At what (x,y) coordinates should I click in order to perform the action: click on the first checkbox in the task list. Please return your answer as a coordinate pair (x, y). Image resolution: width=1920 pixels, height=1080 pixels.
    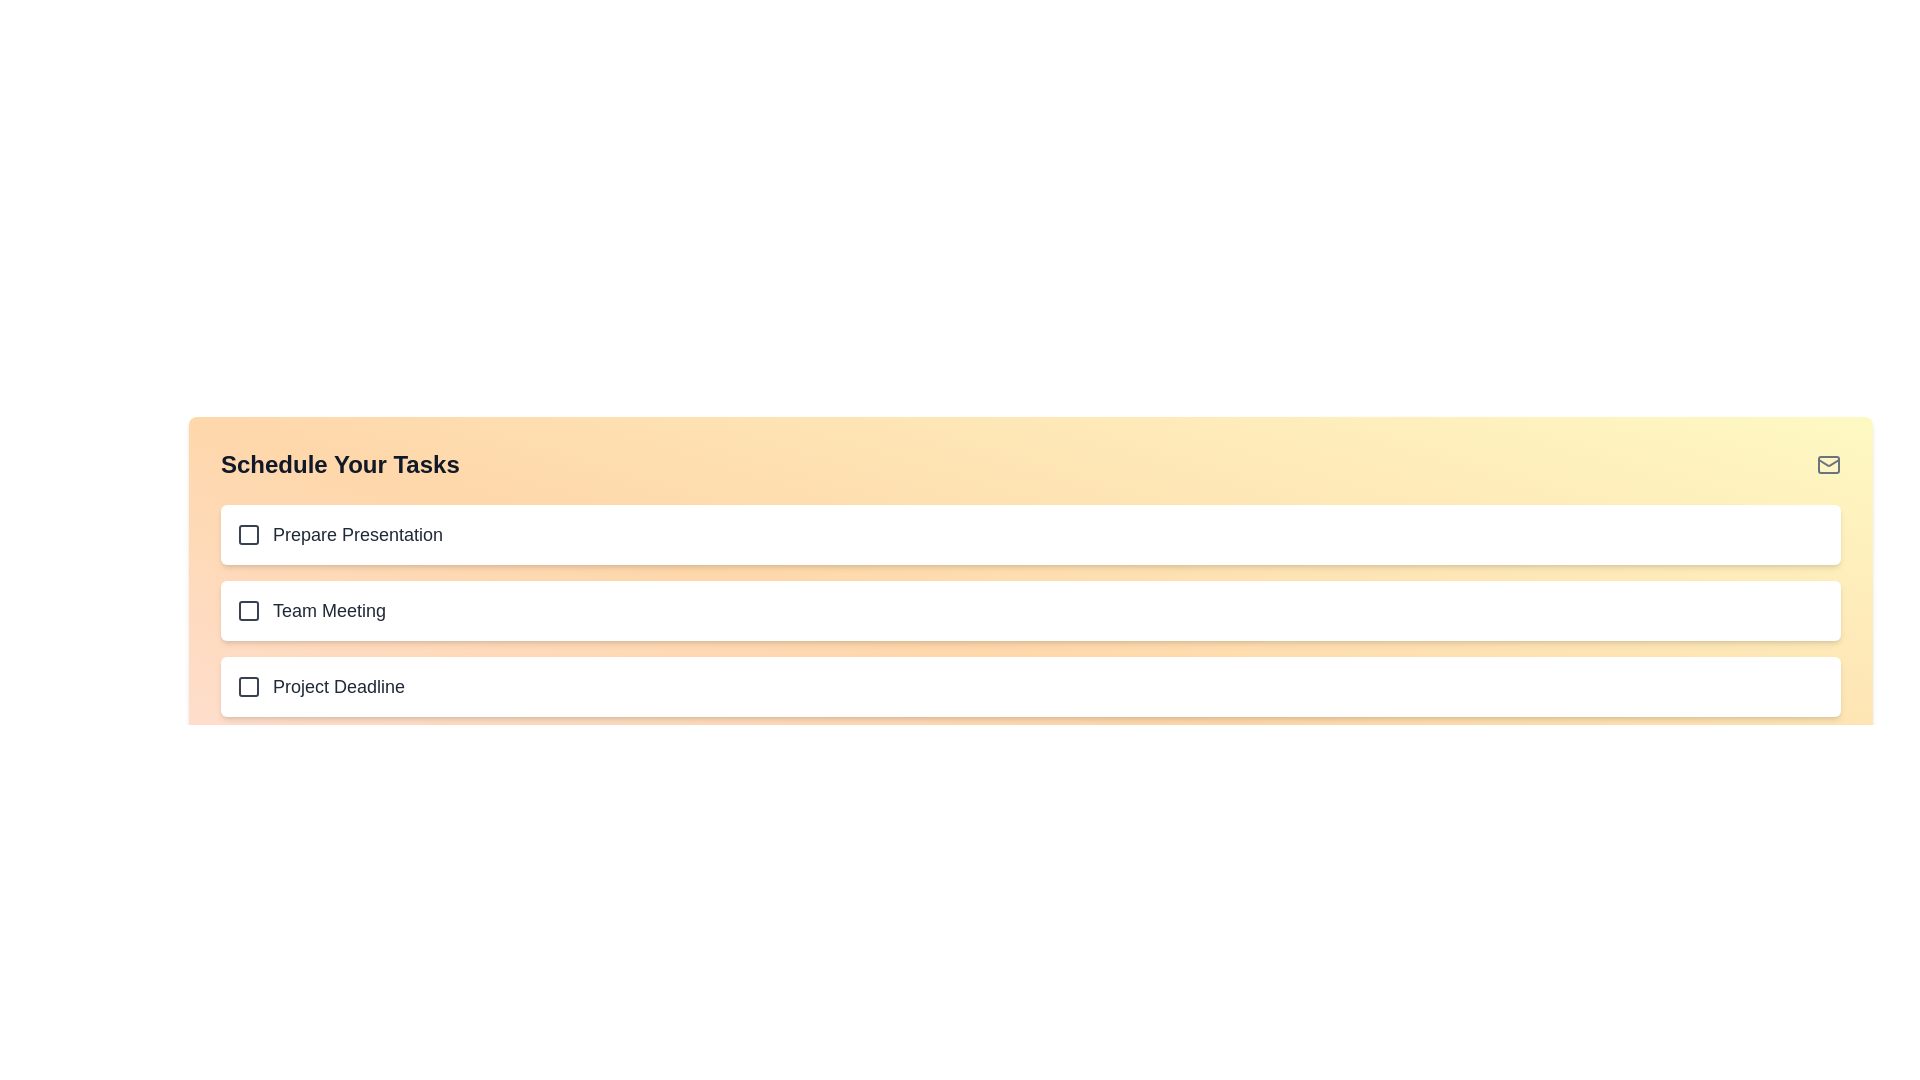
    Looking at the image, I should click on (248, 534).